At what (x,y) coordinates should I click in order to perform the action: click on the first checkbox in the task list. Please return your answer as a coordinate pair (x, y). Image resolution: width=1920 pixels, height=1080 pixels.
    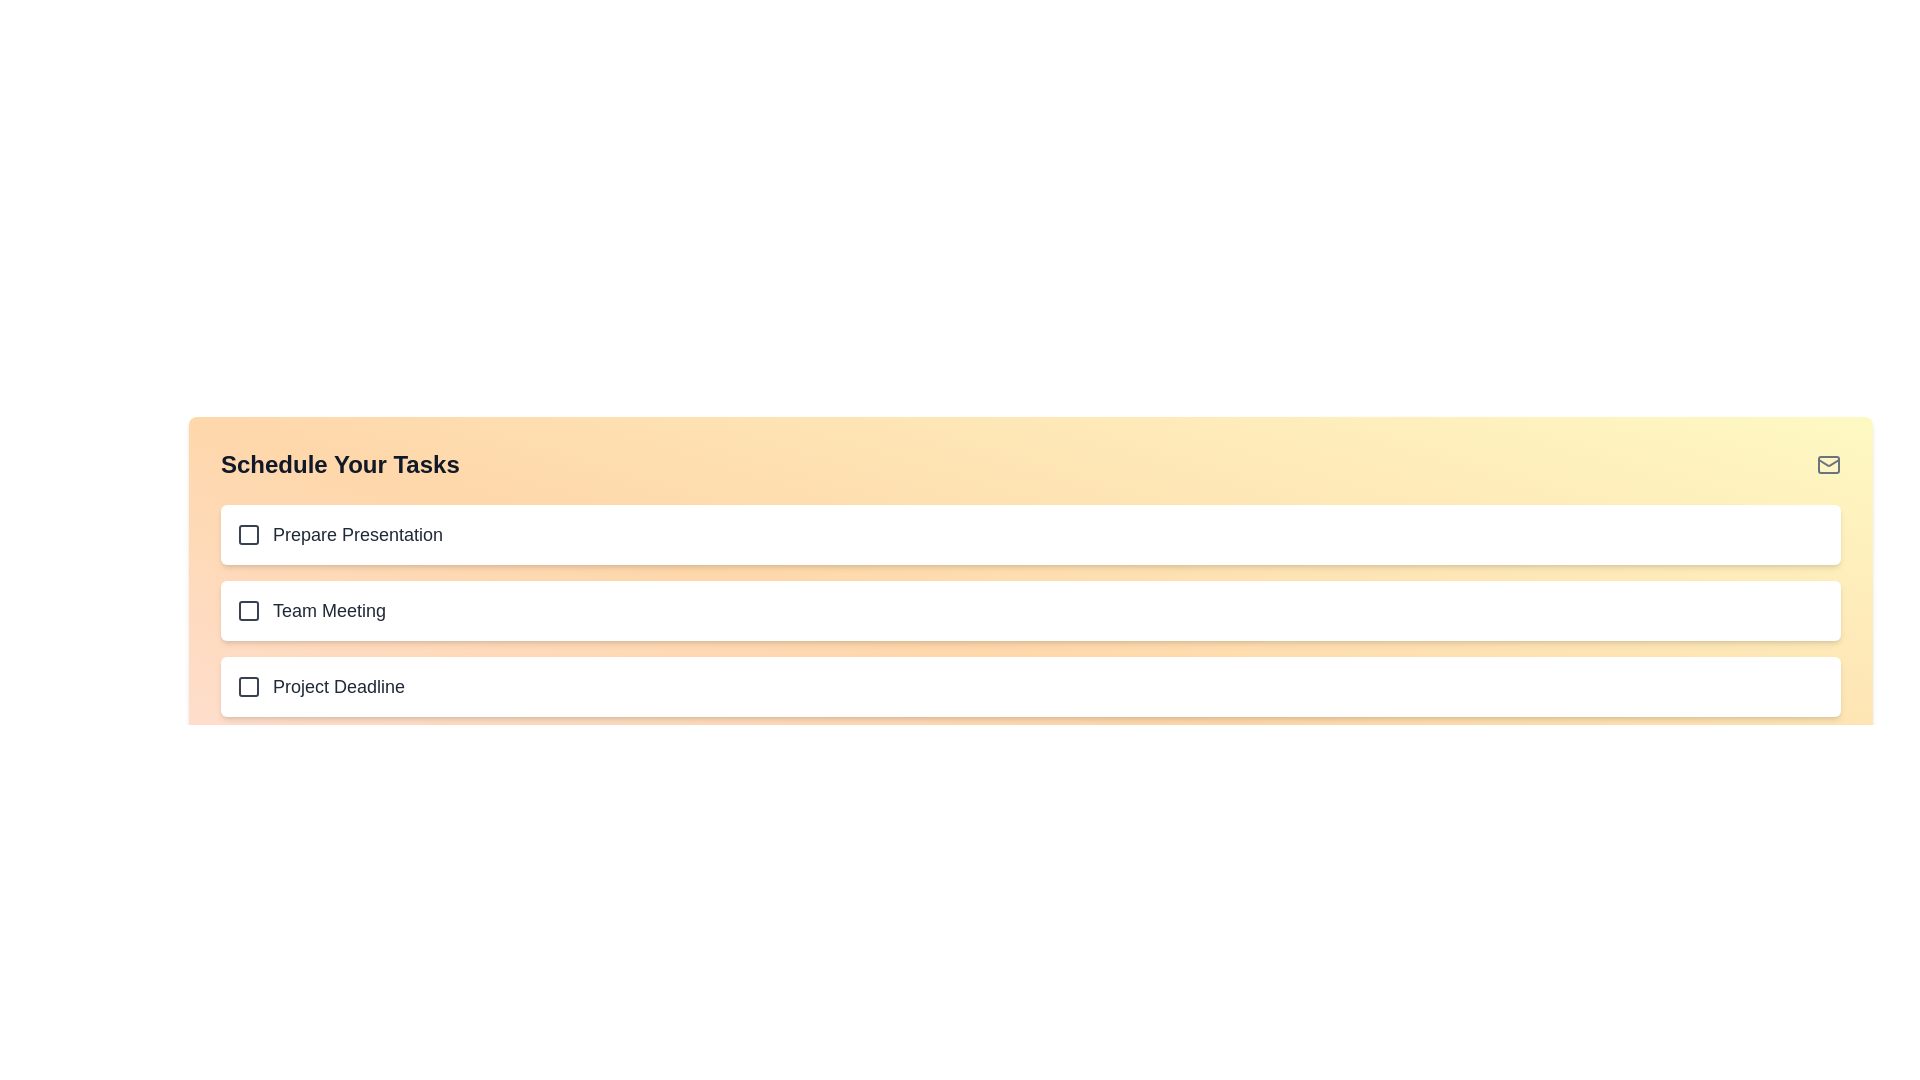
    Looking at the image, I should click on (248, 534).